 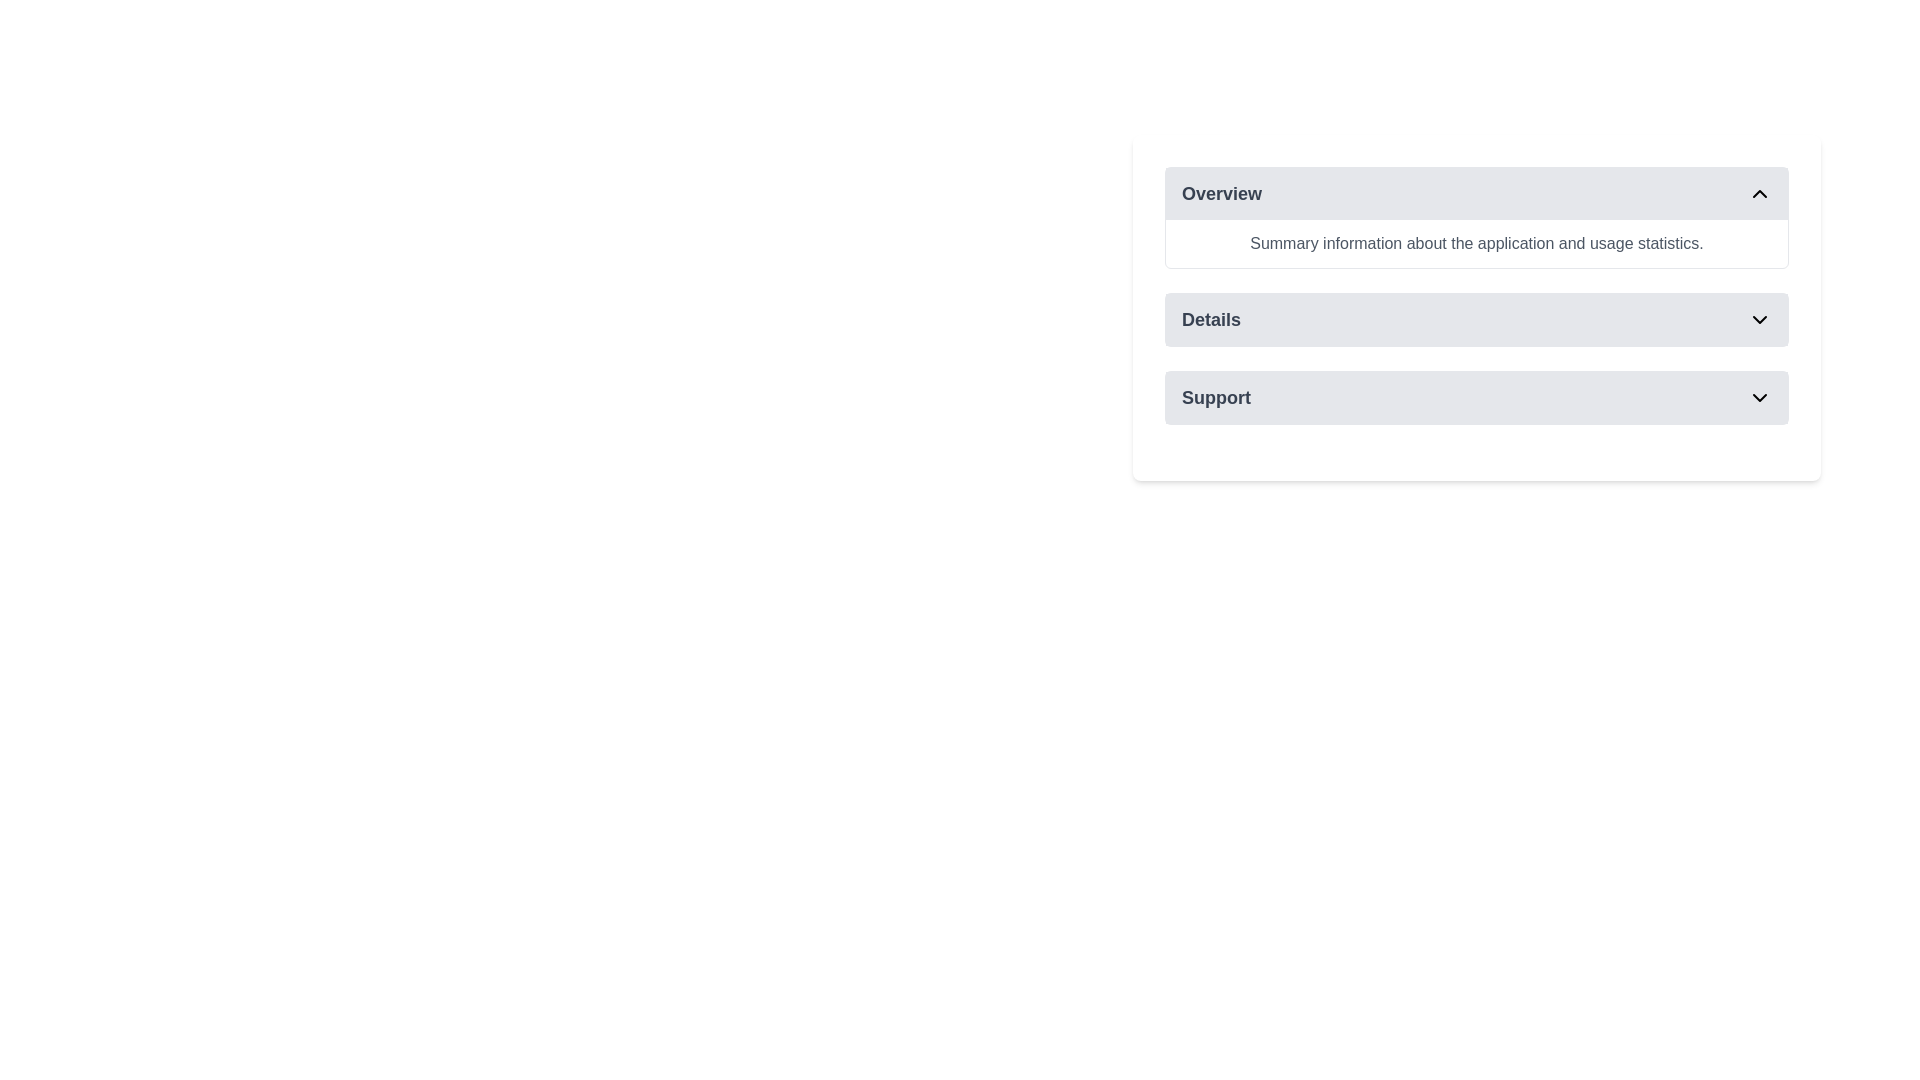 What do you see at coordinates (1760, 319) in the screenshot?
I see `the icon located to the far right of the 'Details' section header` at bounding box center [1760, 319].